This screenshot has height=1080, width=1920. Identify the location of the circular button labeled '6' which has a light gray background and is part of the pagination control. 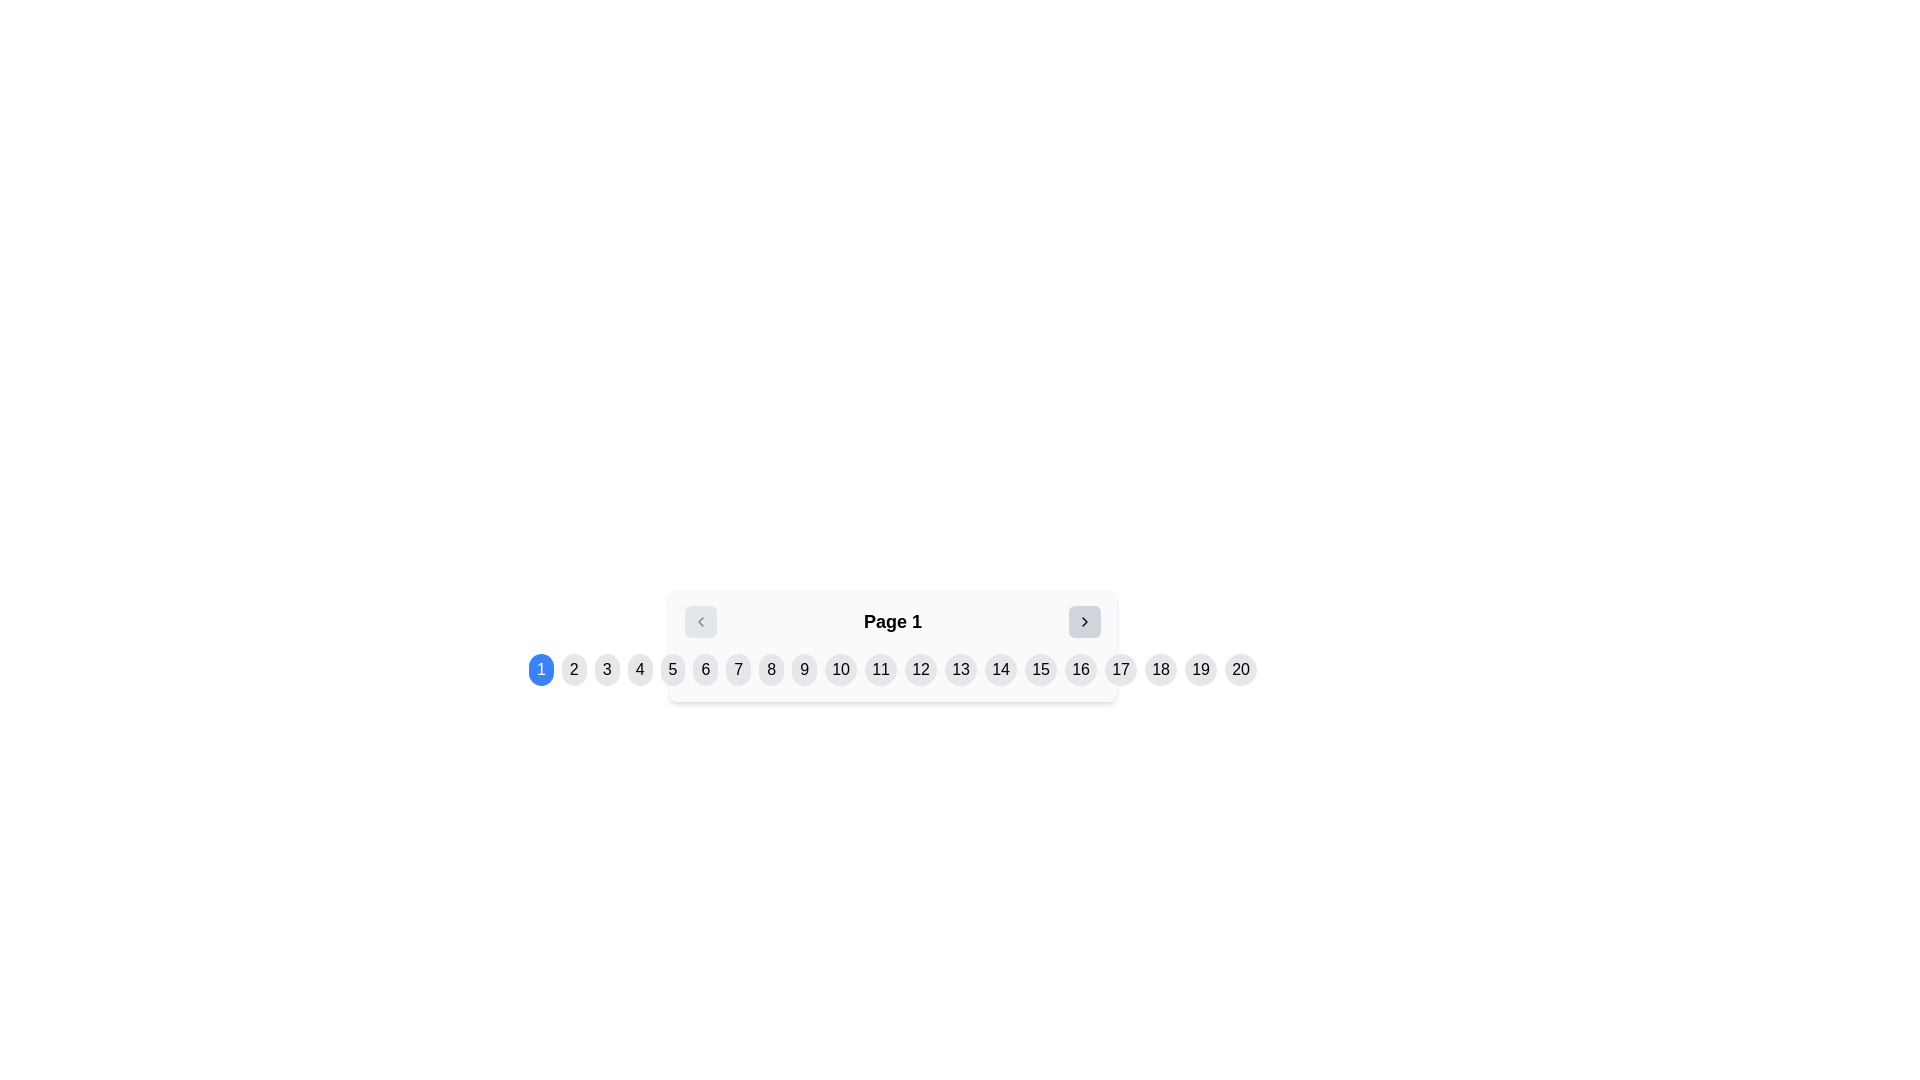
(705, 670).